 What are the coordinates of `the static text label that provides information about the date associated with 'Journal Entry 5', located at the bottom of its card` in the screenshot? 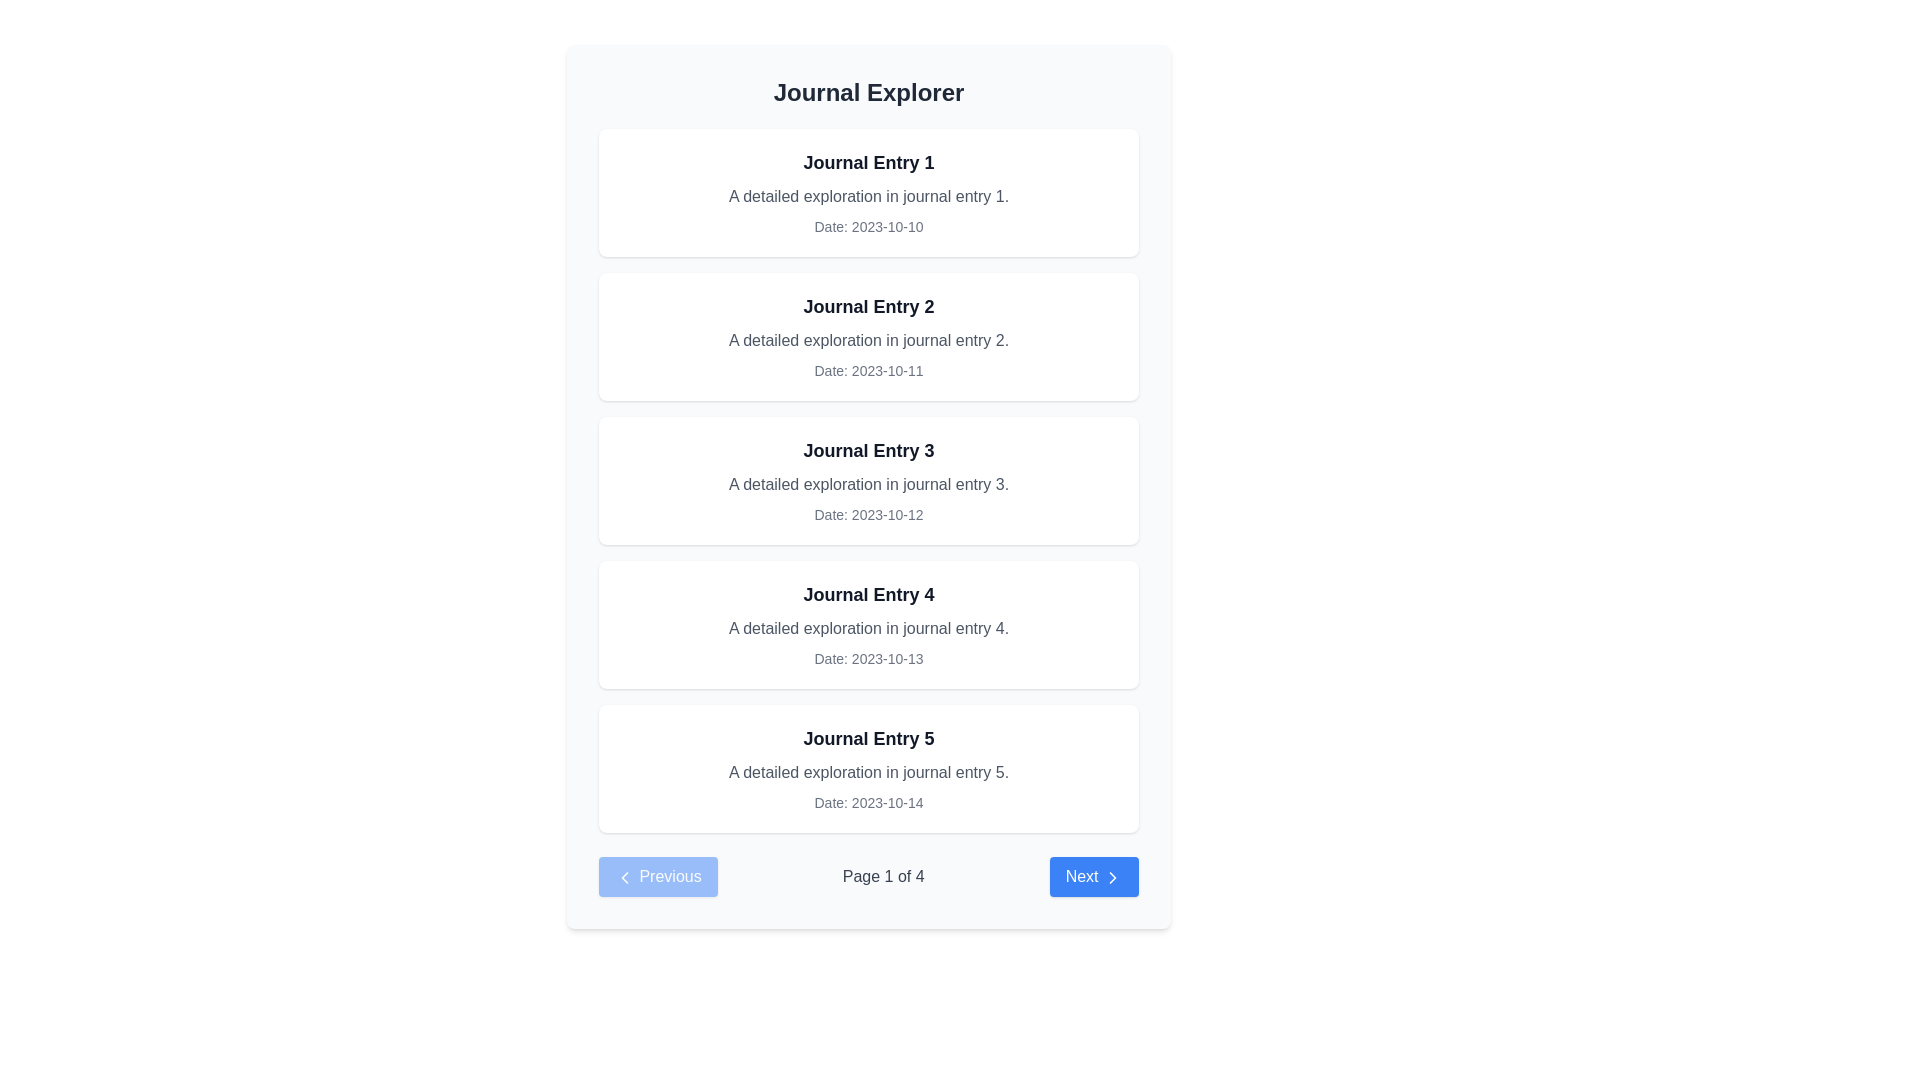 It's located at (868, 801).